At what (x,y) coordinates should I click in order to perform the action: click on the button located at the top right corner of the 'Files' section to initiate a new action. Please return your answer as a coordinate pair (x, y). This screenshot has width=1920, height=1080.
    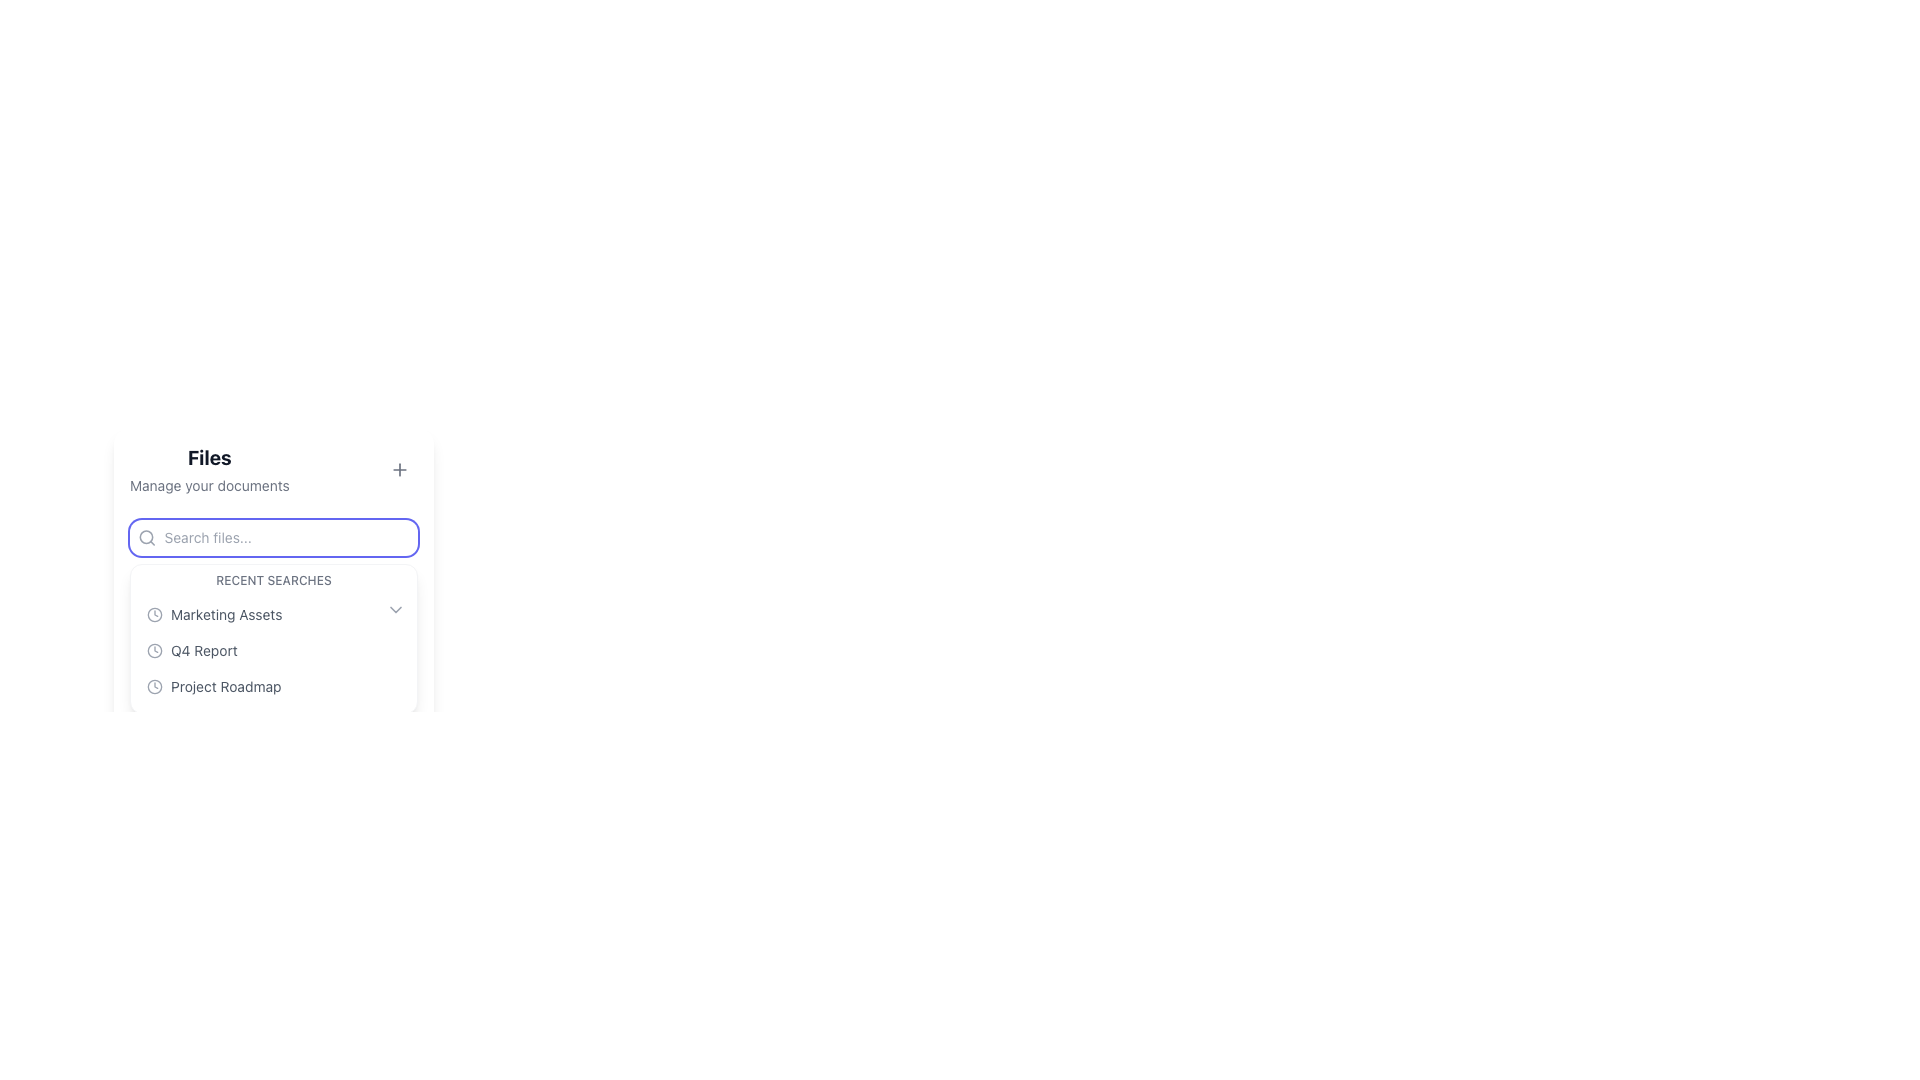
    Looking at the image, I should click on (399, 470).